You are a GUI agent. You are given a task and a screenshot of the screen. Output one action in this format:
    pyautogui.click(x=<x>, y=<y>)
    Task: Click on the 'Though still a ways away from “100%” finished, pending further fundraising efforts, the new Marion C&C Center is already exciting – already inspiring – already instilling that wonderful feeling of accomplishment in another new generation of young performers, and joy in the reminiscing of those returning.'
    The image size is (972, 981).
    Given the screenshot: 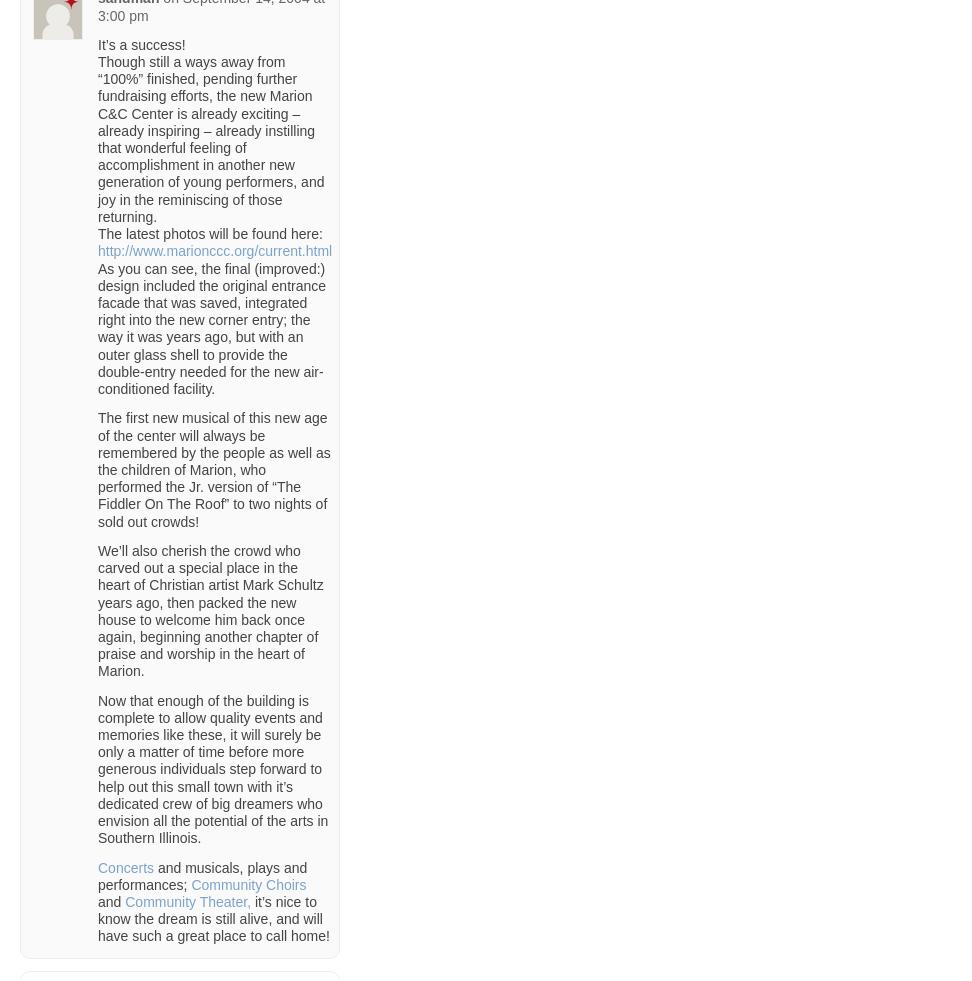 What is the action you would take?
    pyautogui.click(x=210, y=137)
    